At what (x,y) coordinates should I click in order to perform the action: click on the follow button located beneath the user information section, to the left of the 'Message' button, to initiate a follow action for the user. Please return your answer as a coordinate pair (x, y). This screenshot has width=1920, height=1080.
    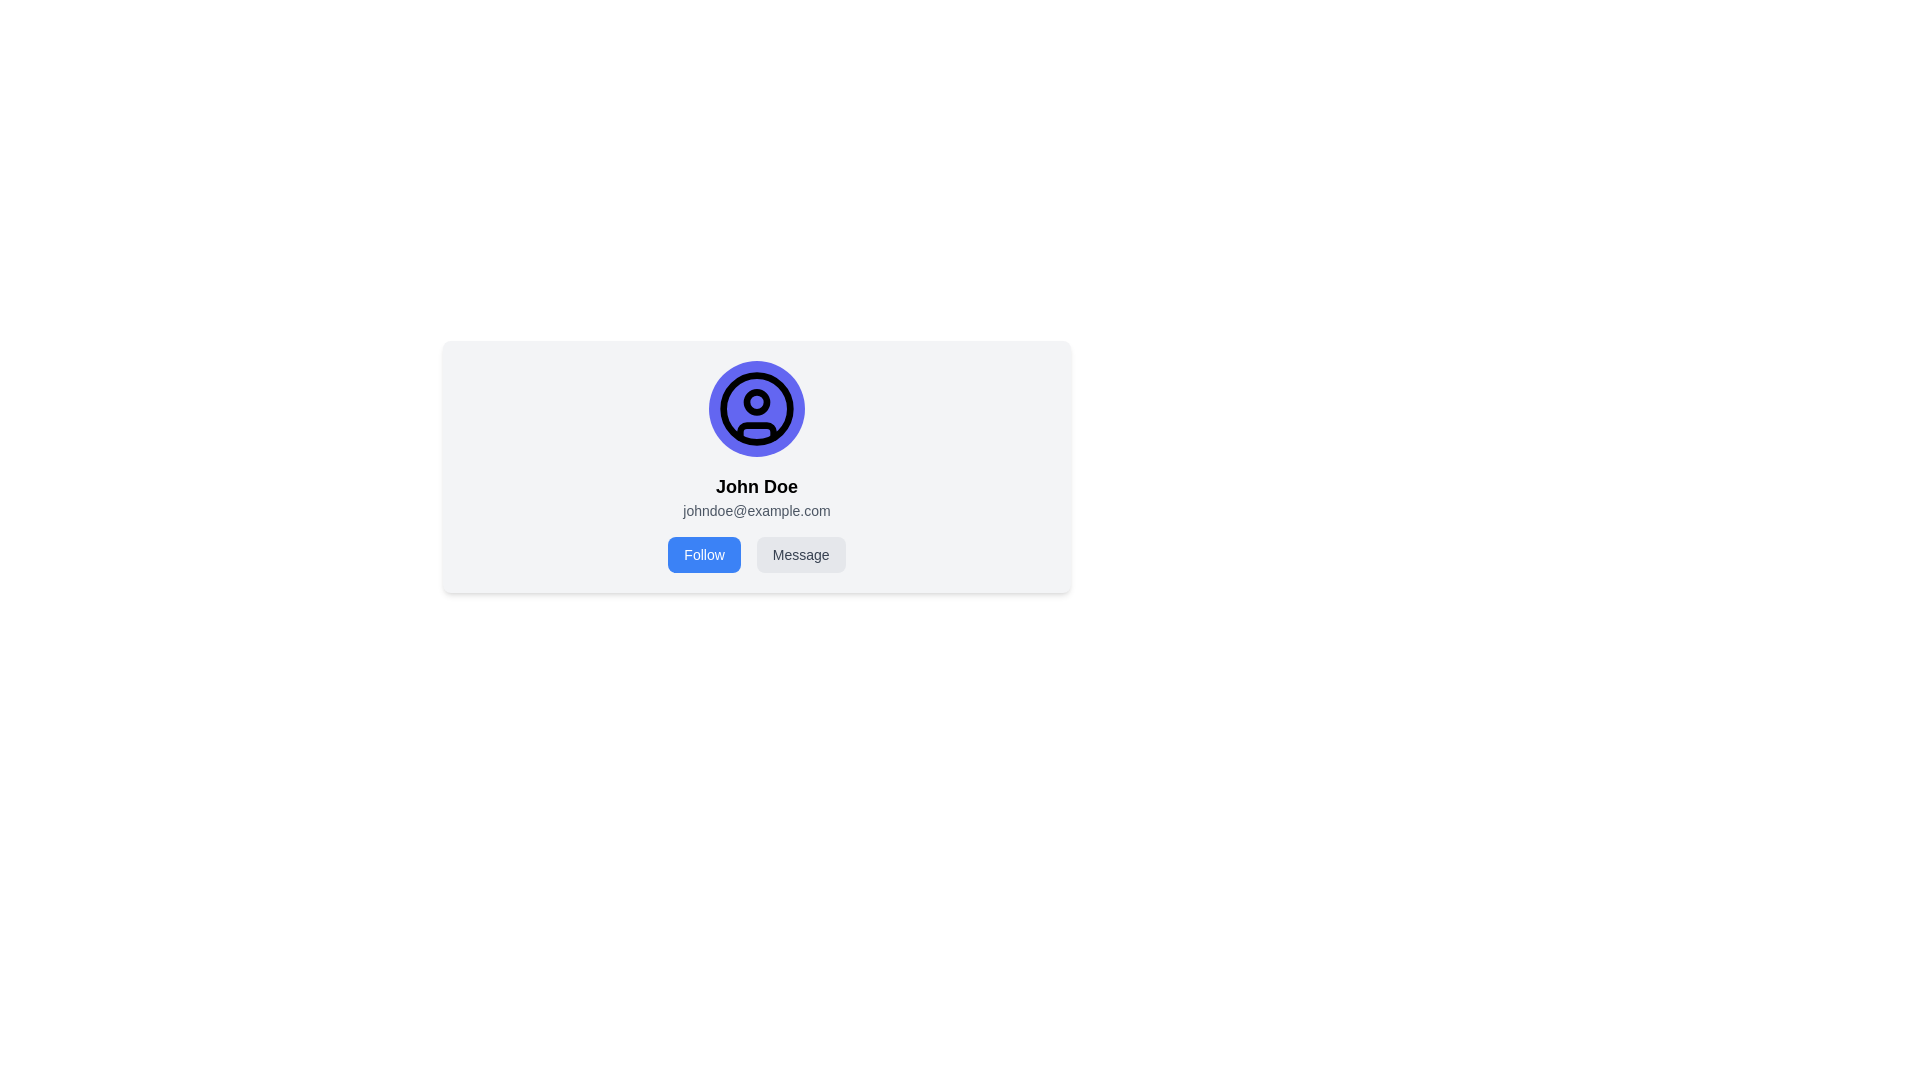
    Looking at the image, I should click on (704, 555).